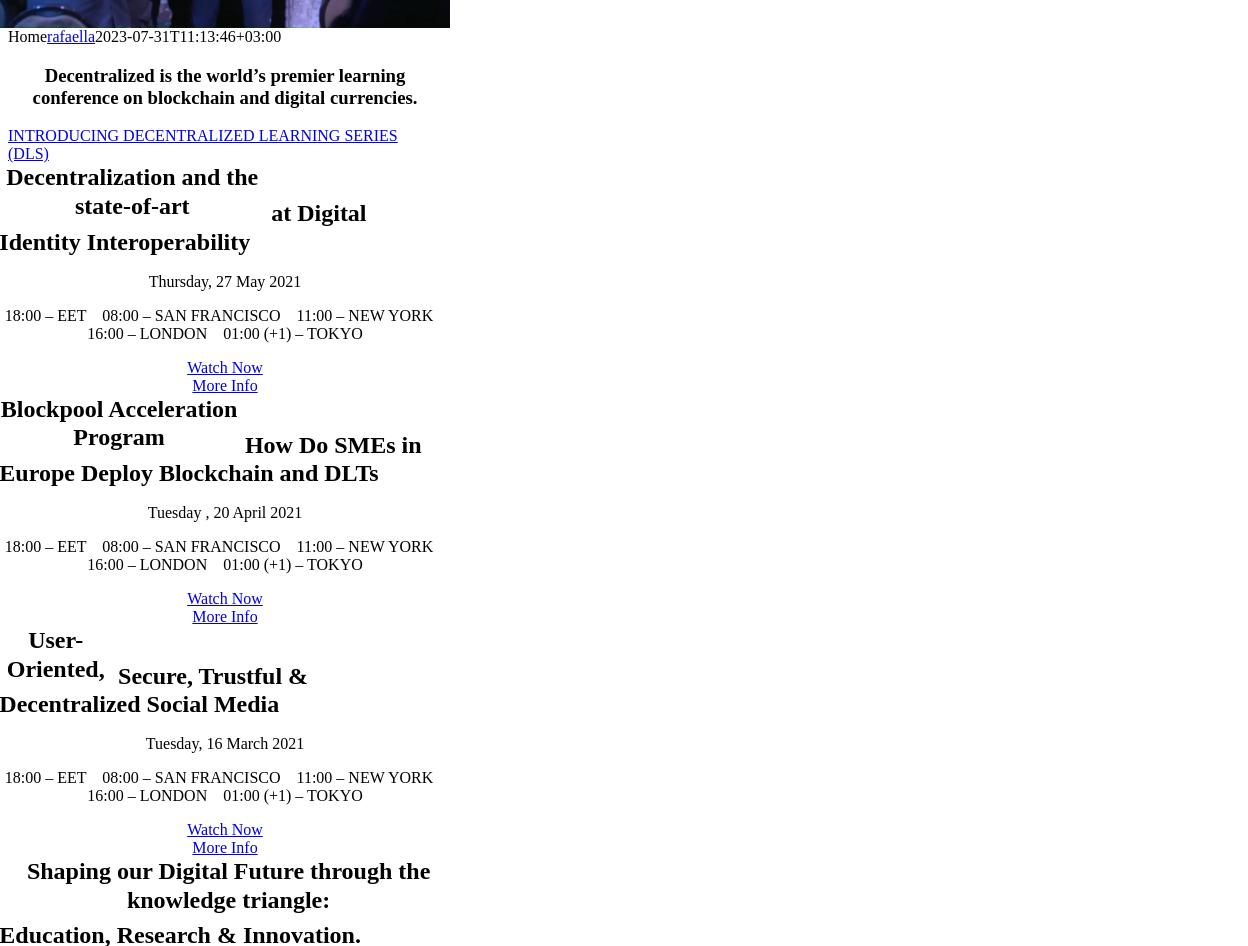  I want to click on 'Thursday, 27 May 2021', so click(224, 367).